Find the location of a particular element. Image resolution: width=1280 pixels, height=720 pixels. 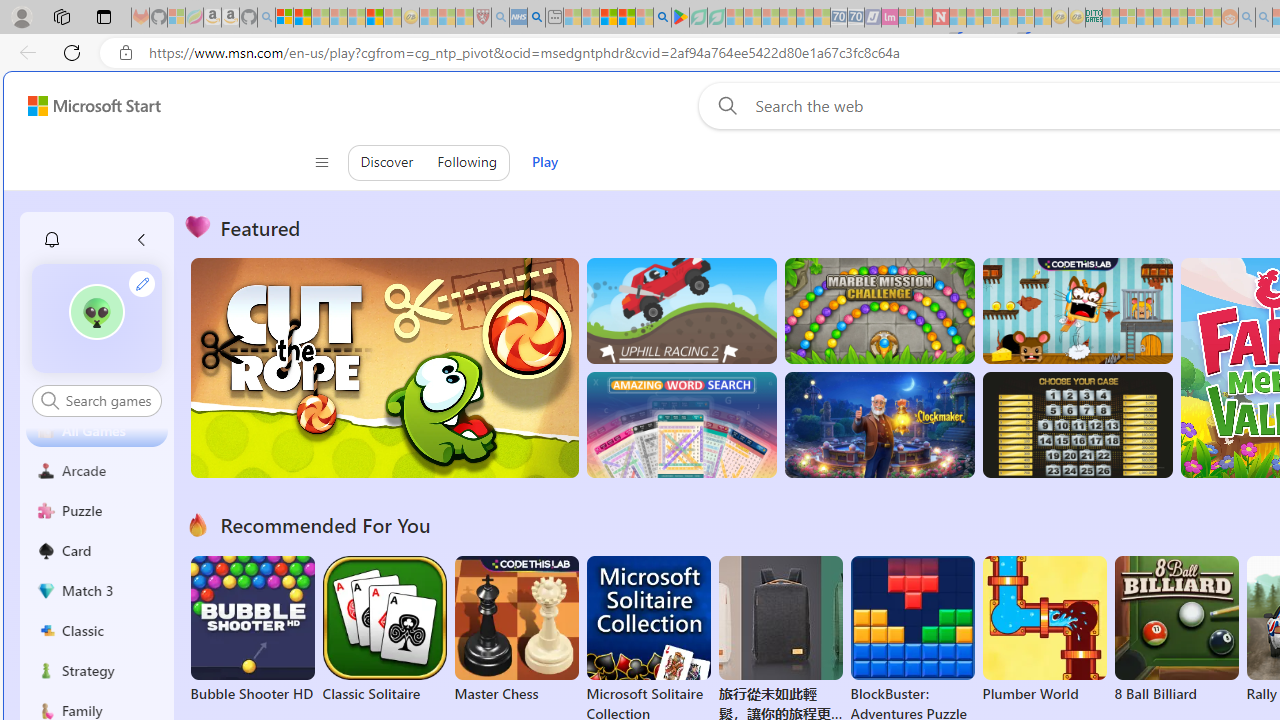

'Up Hill Racing 2' is located at coordinates (681, 311).